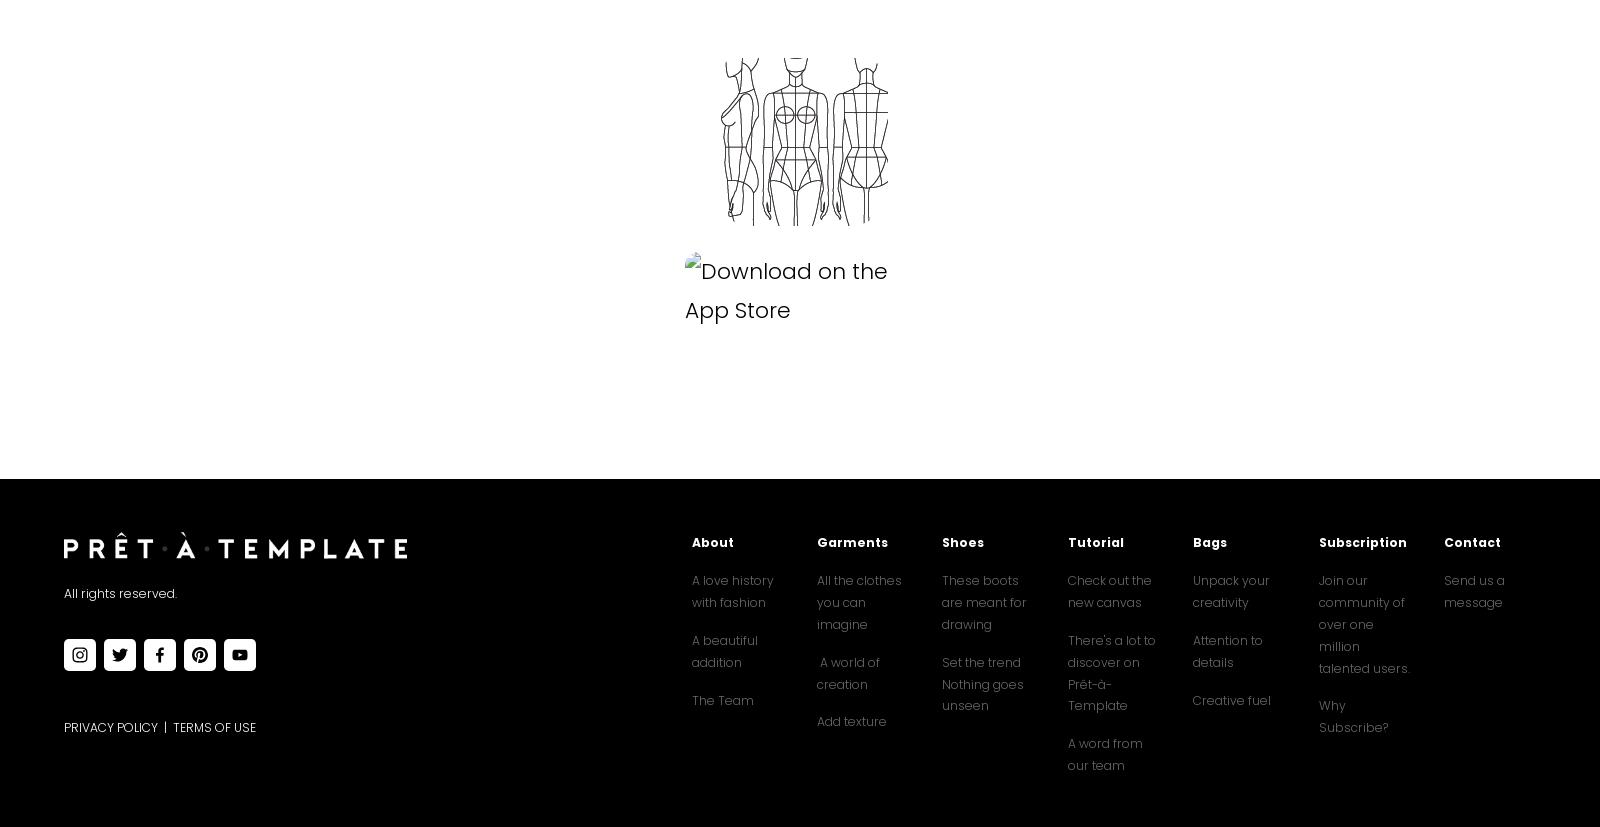 Image resolution: width=1600 pixels, height=827 pixels. Describe the element at coordinates (984, 601) in the screenshot. I see `'These boots are meant for drawing'` at that location.